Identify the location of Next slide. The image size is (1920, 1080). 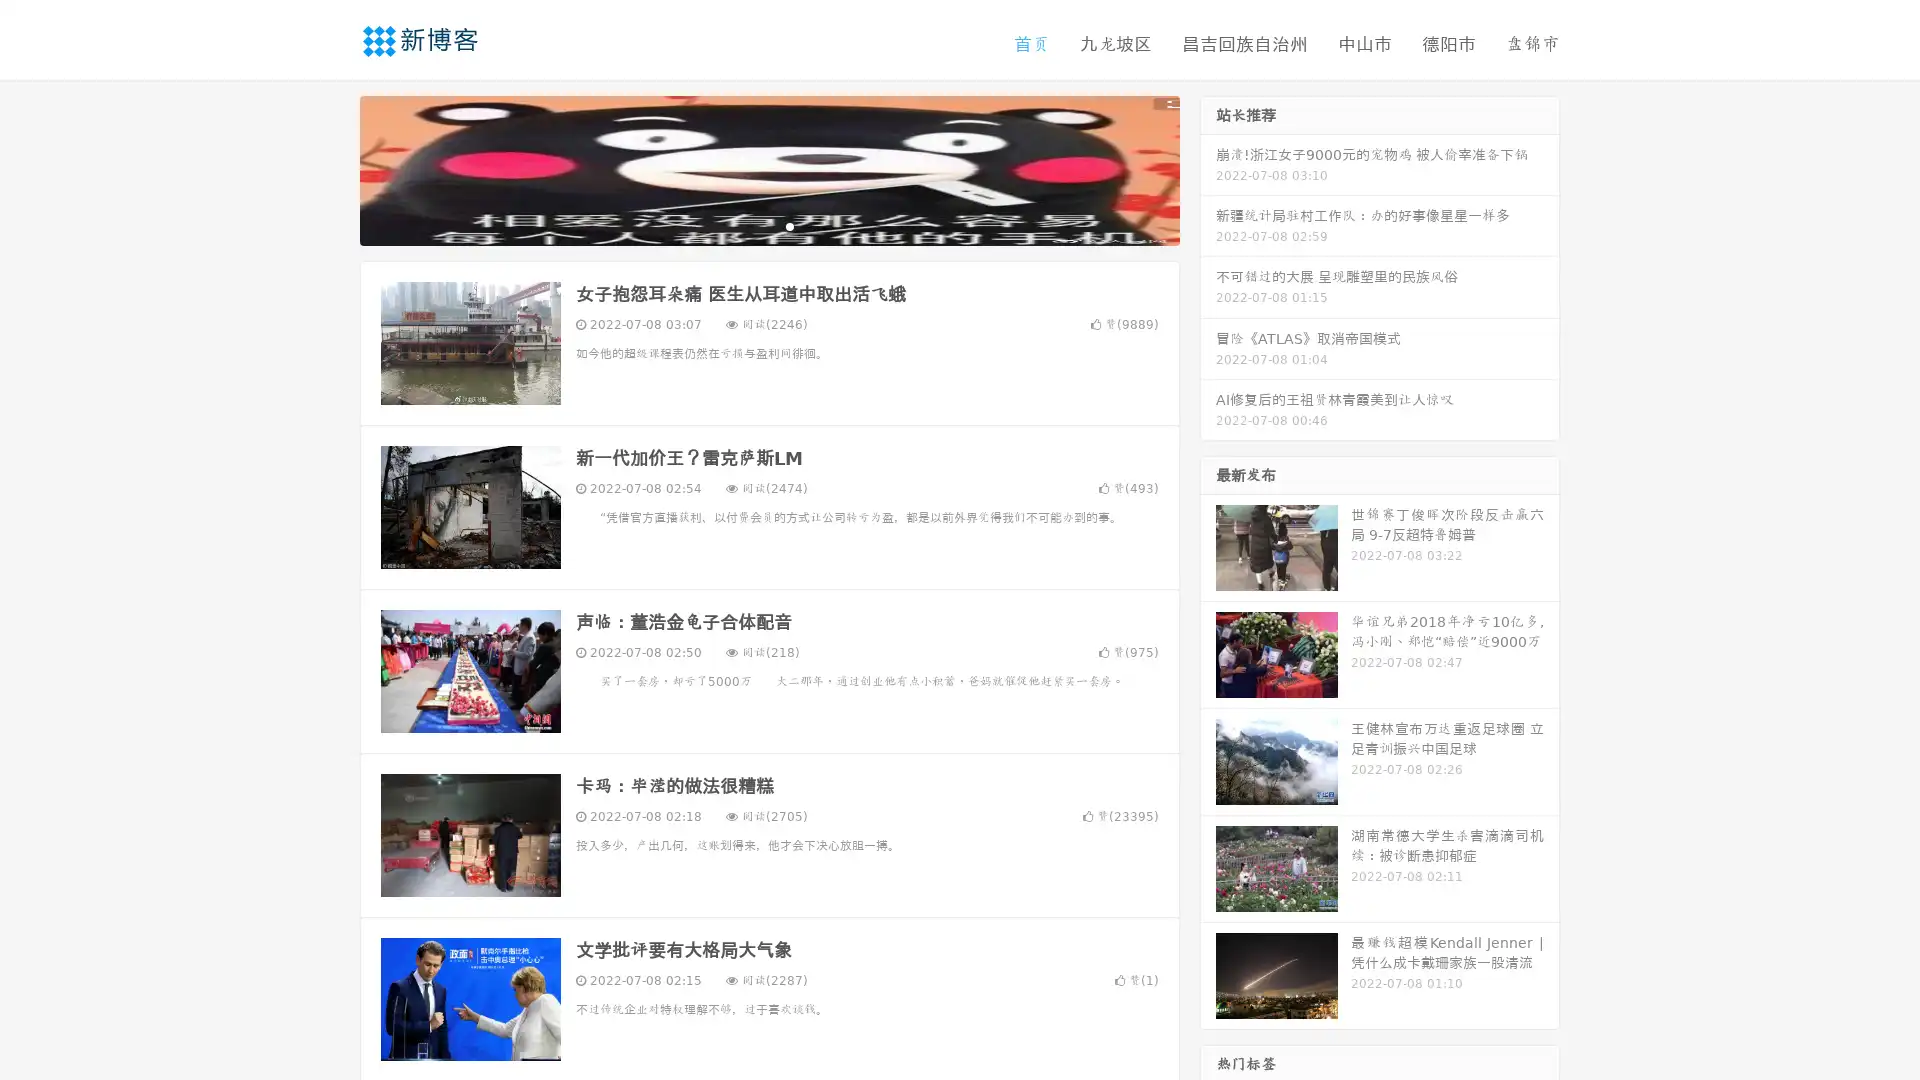
(1208, 168).